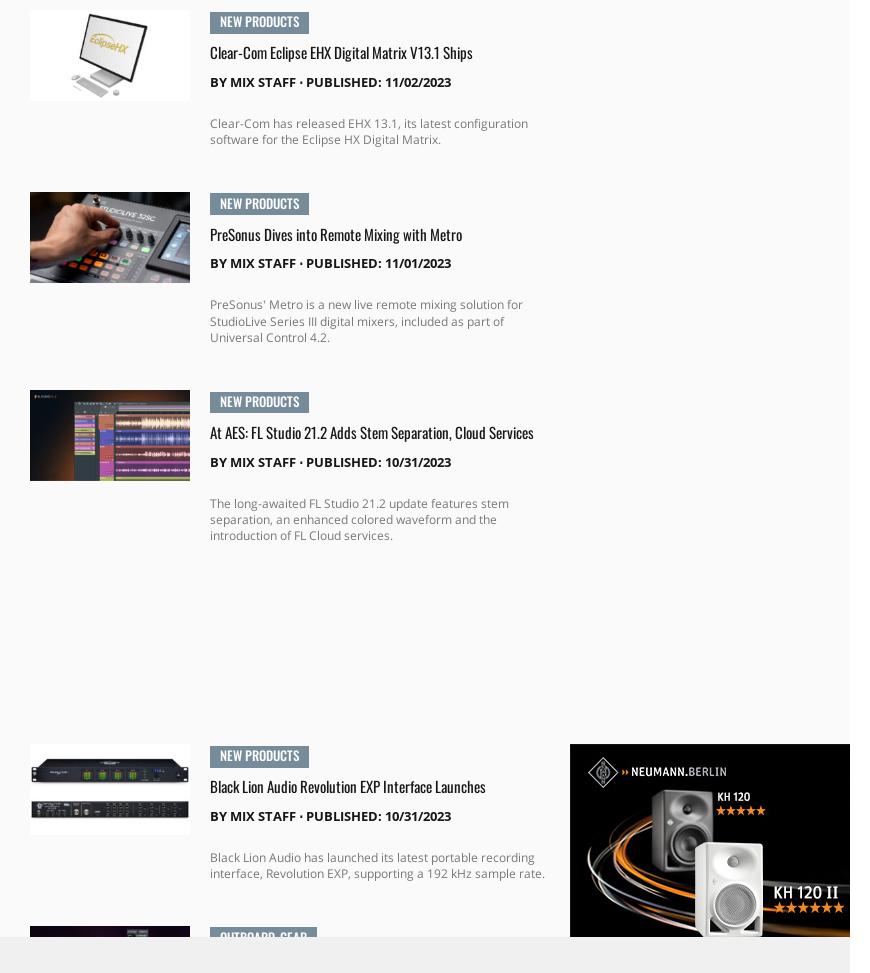 This screenshot has height=973, width=870. What do you see at coordinates (370, 432) in the screenshot?
I see `'At AES: FL Studio 21.2 Adds Stem Separation, Cloud Services'` at bounding box center [370, 432].